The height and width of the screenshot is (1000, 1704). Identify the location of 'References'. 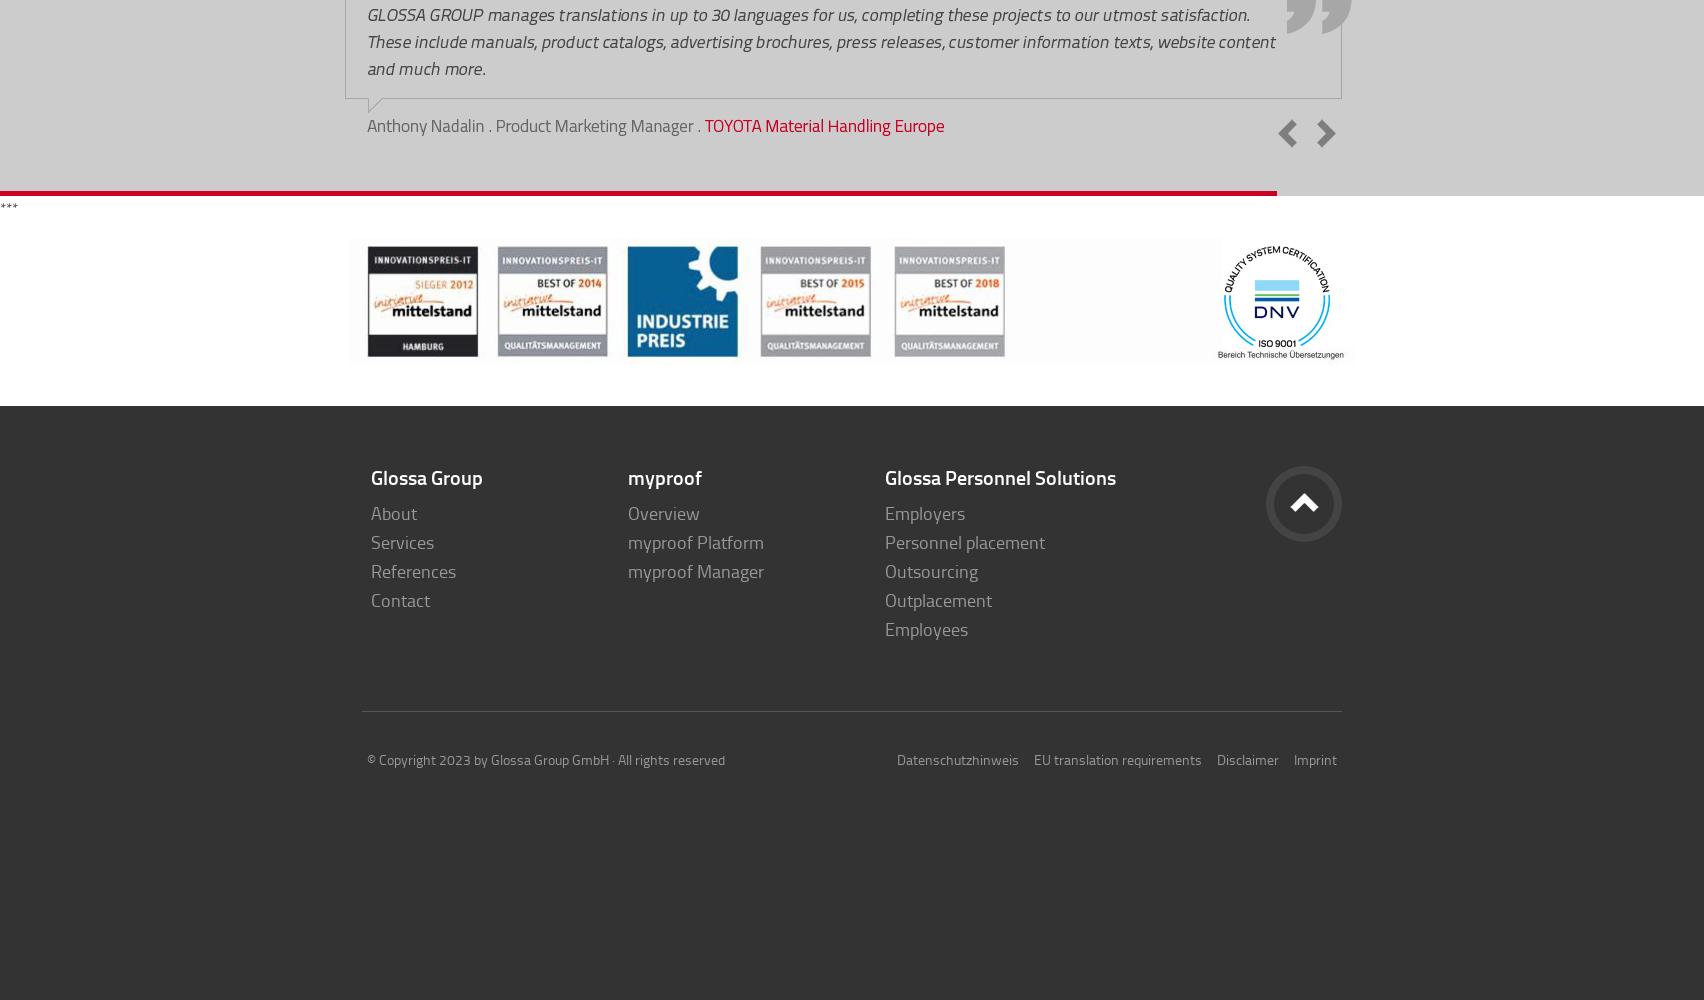
(412, 570).